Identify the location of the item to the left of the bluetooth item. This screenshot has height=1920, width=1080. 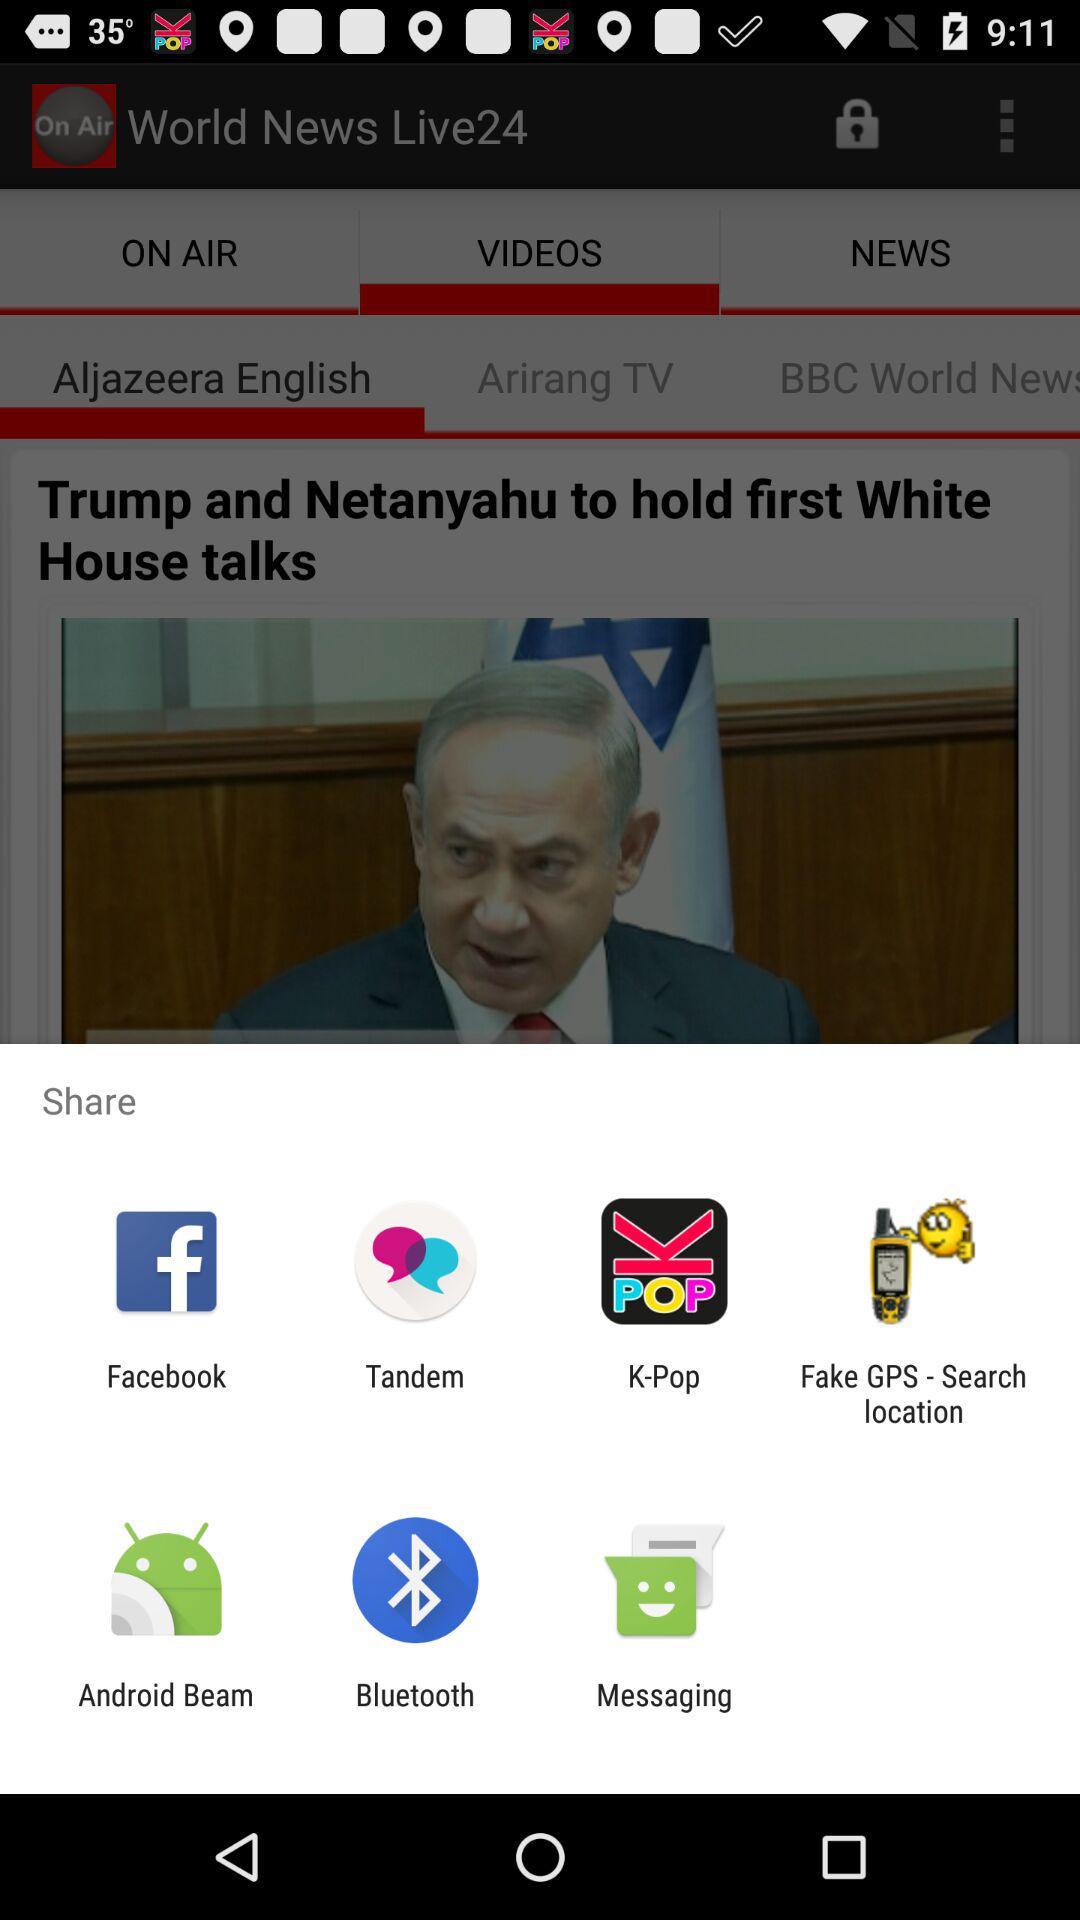
(165, 1711).